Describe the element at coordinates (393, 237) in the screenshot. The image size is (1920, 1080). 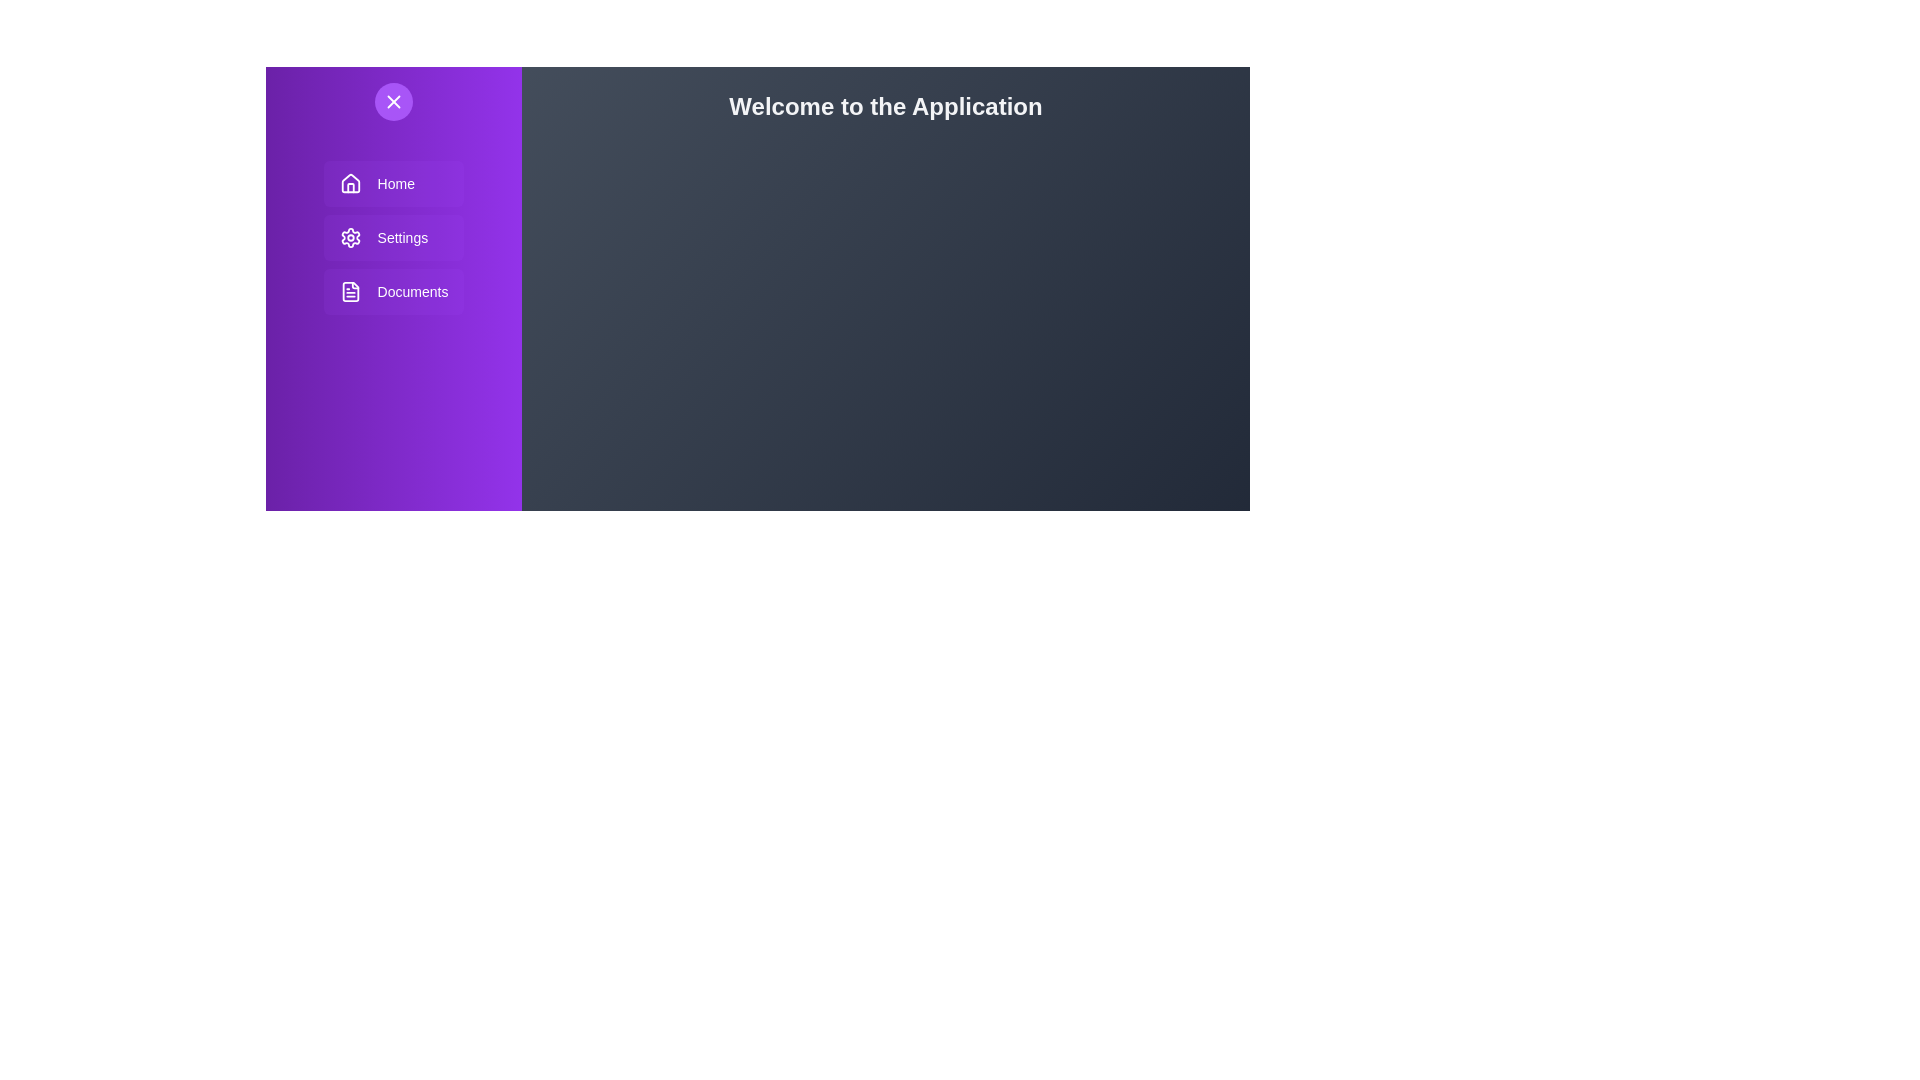
I see `the sidebar menu item Settings` at that location.